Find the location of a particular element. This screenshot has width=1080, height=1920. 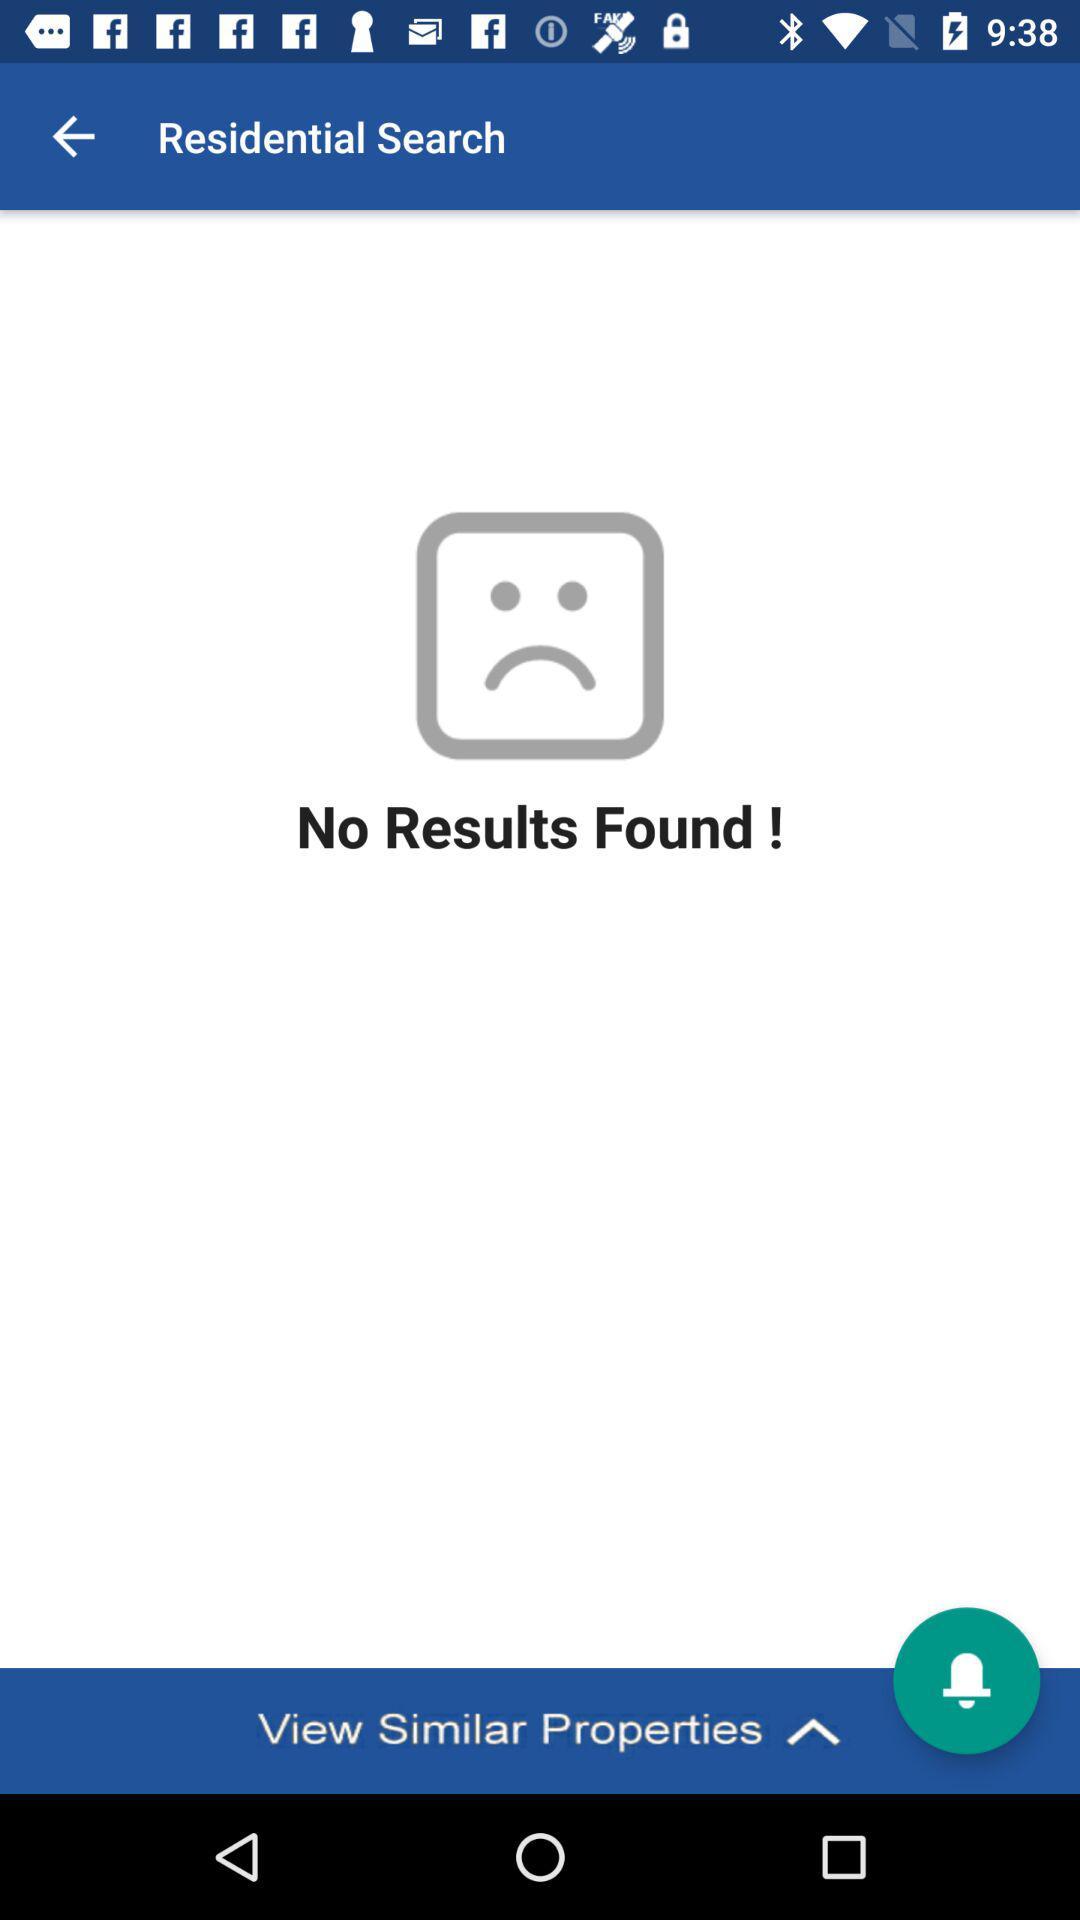

notification option is located at coordinates (965, 1680).